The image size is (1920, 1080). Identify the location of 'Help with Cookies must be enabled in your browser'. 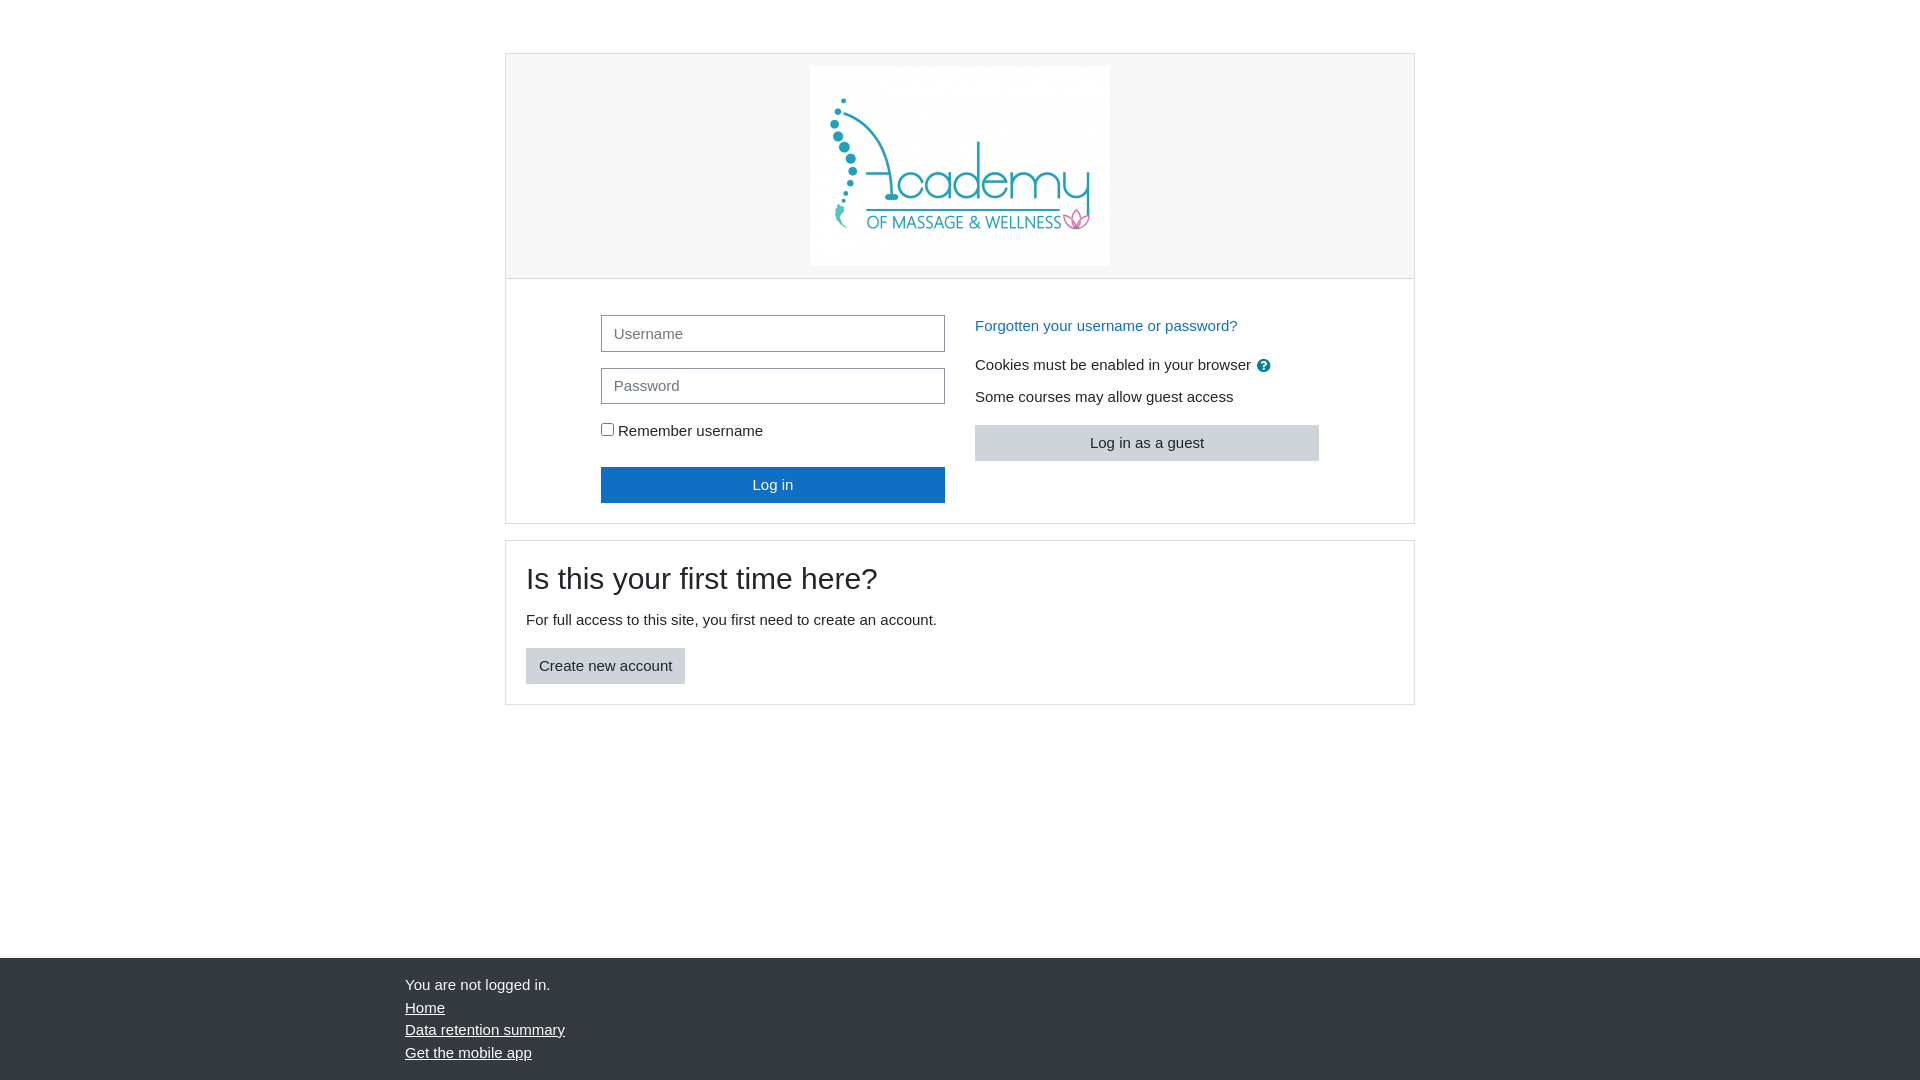
(1262, 363).